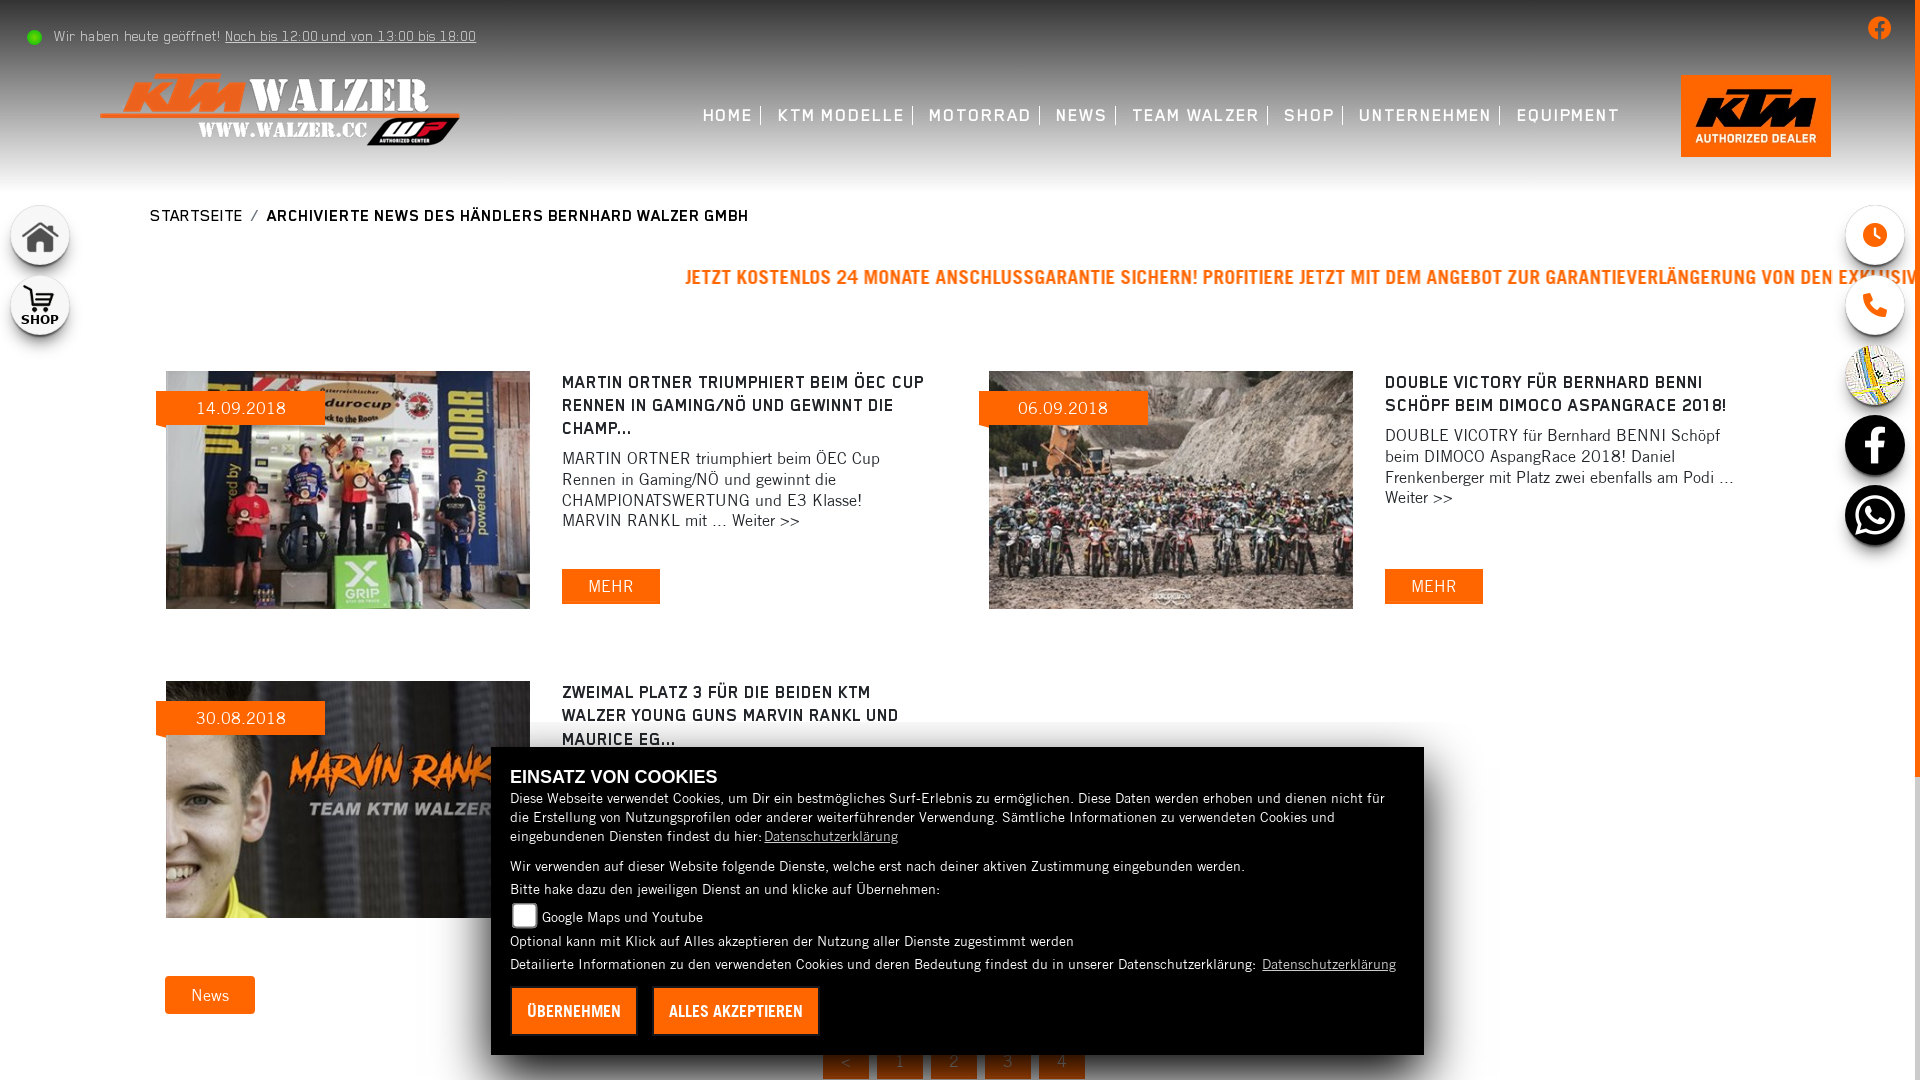 This screenshot has width=1920, height=1080. Describe the element at coordinates (1843, 443) in the screenshot. I see `'Facebook'` at that location.